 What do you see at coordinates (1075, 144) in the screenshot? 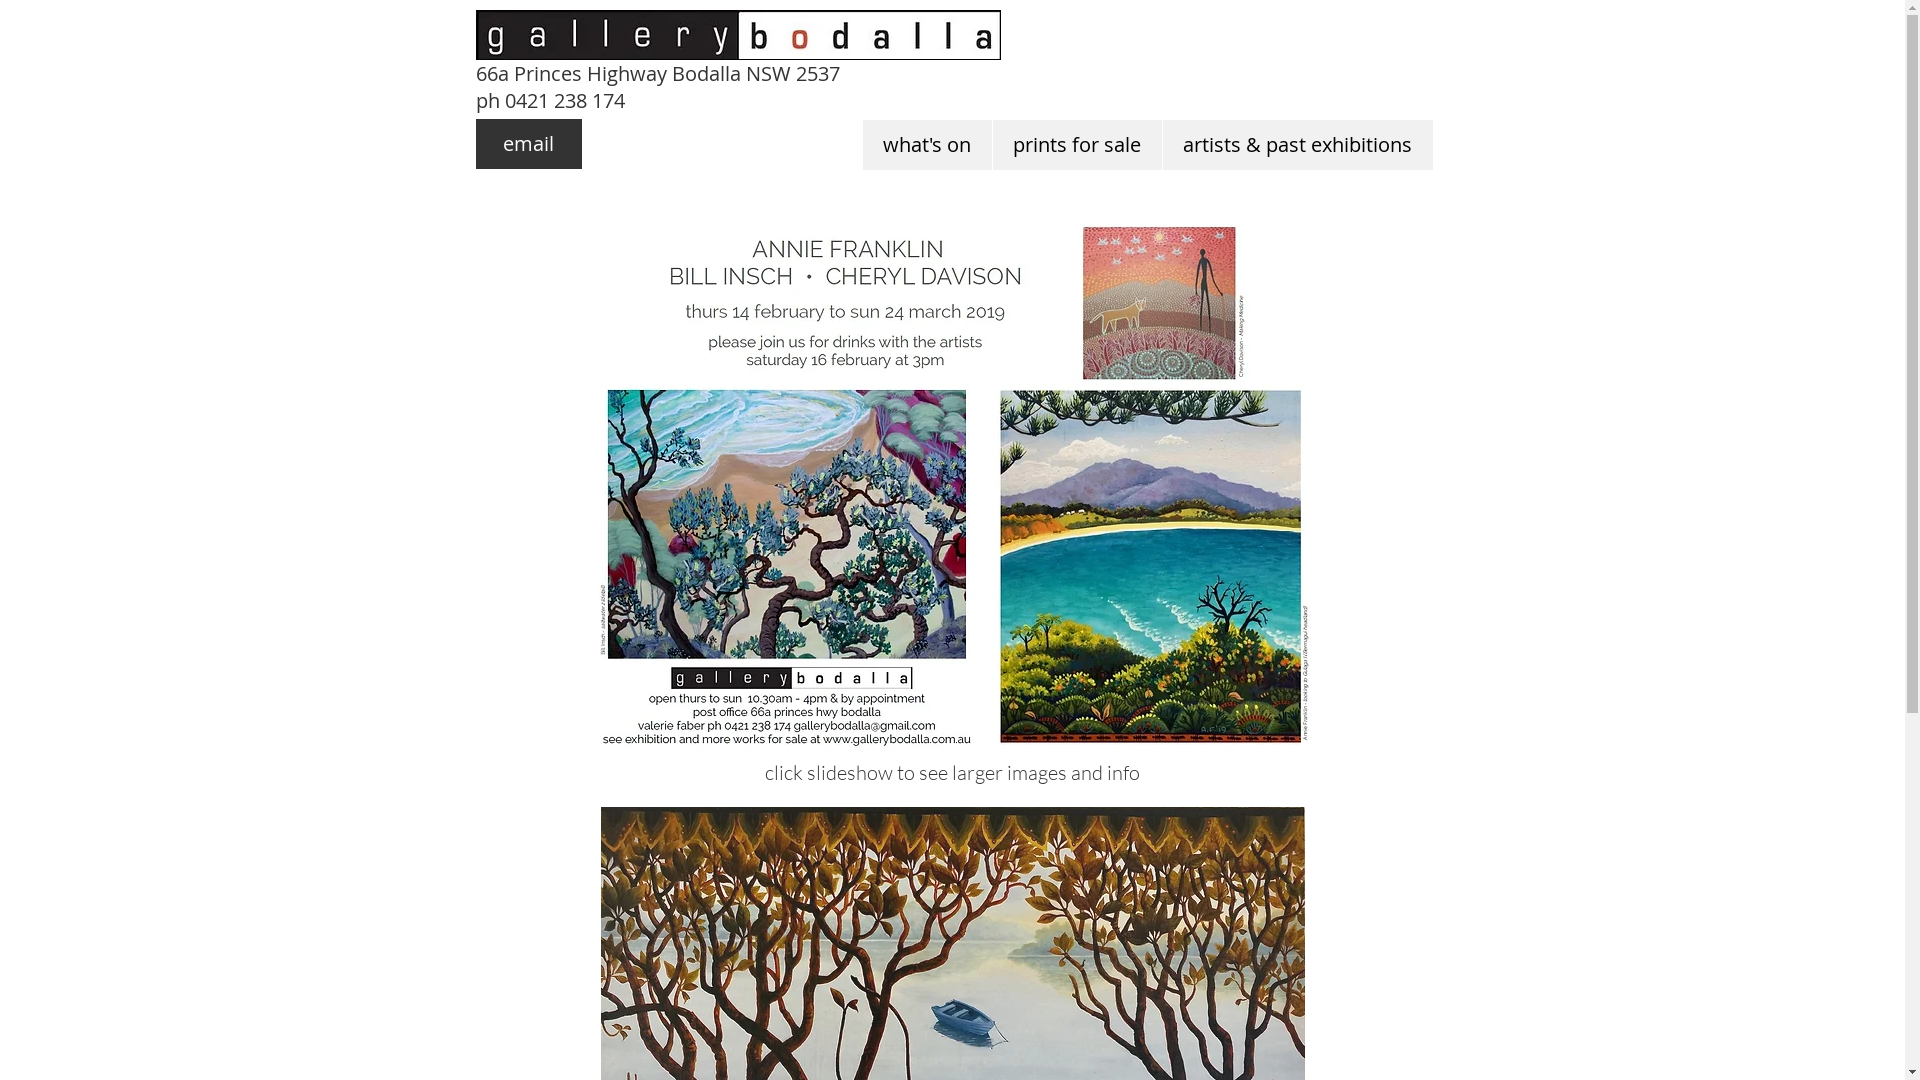
I see `'prints for sale'` at bounding box center [1075, 144].